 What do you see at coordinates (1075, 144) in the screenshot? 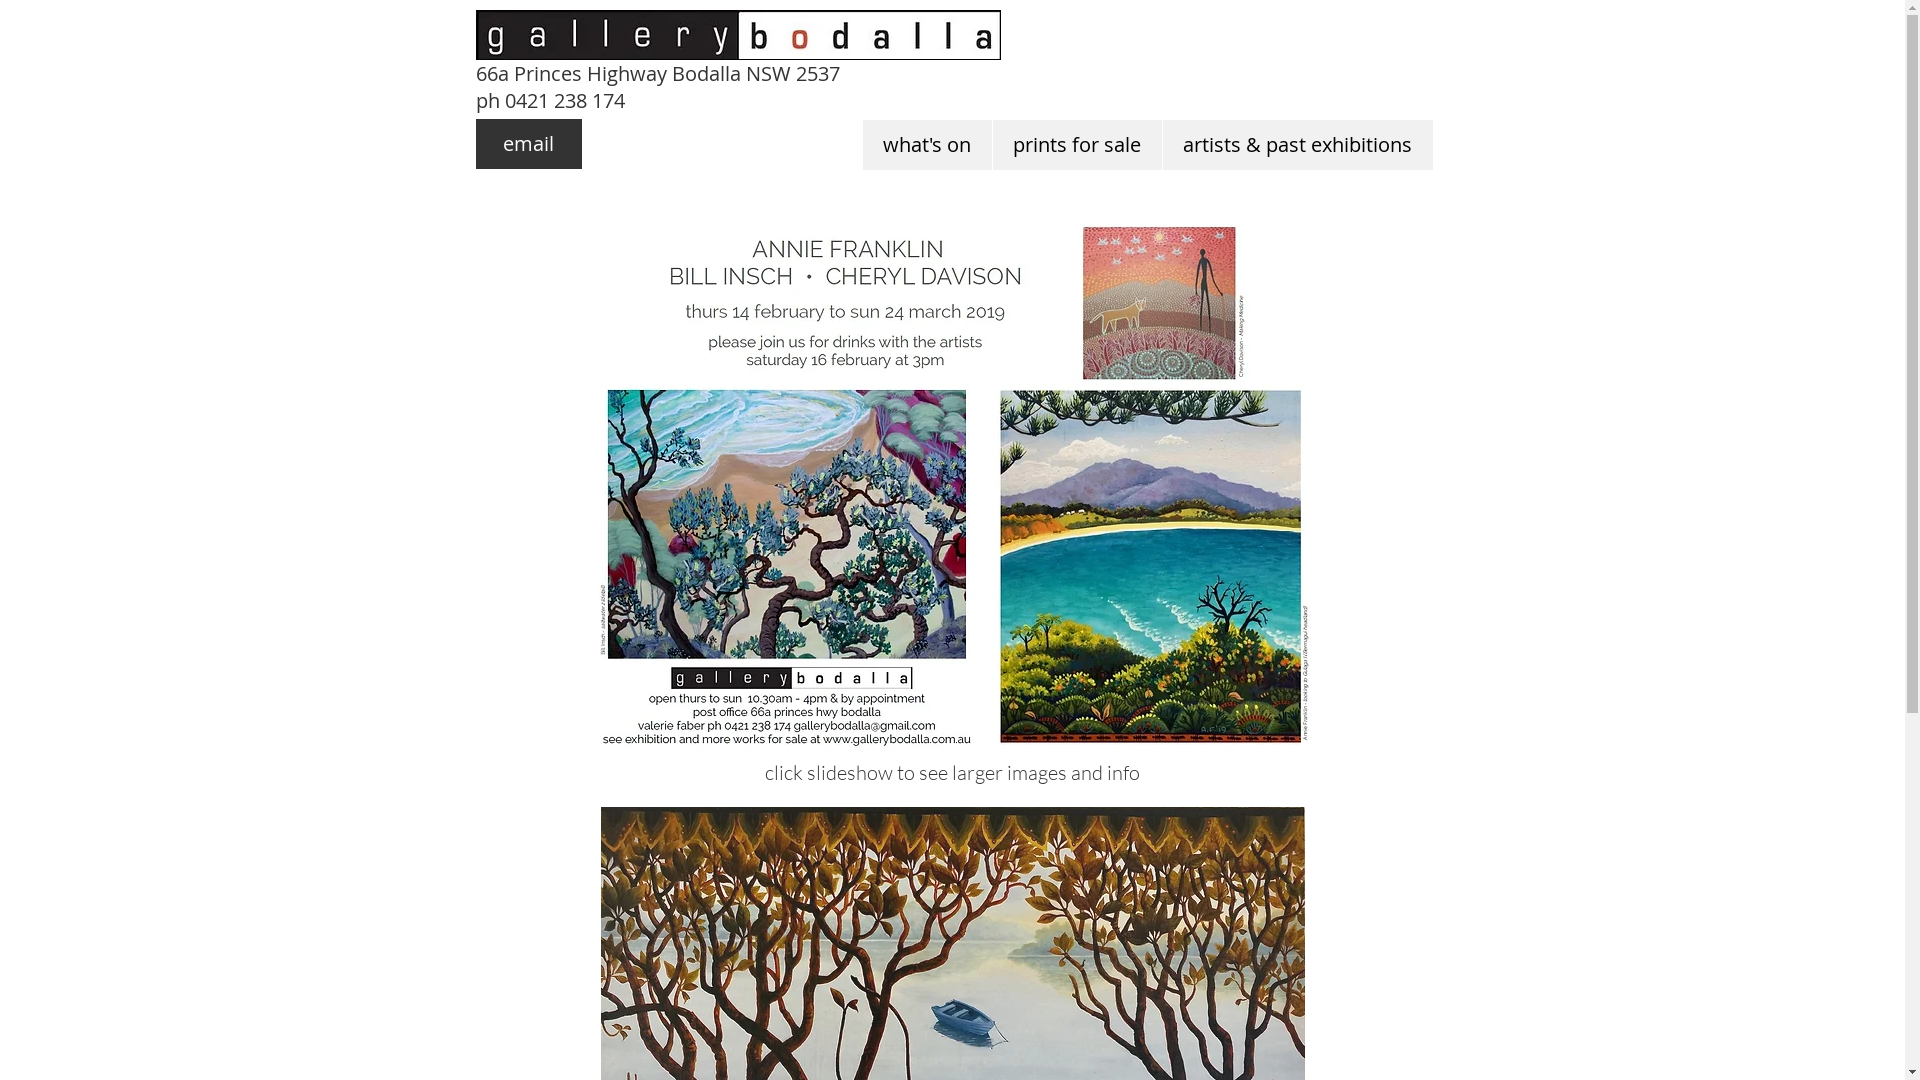
I see `'prints for sale'` at bounding box center [1075, 144].